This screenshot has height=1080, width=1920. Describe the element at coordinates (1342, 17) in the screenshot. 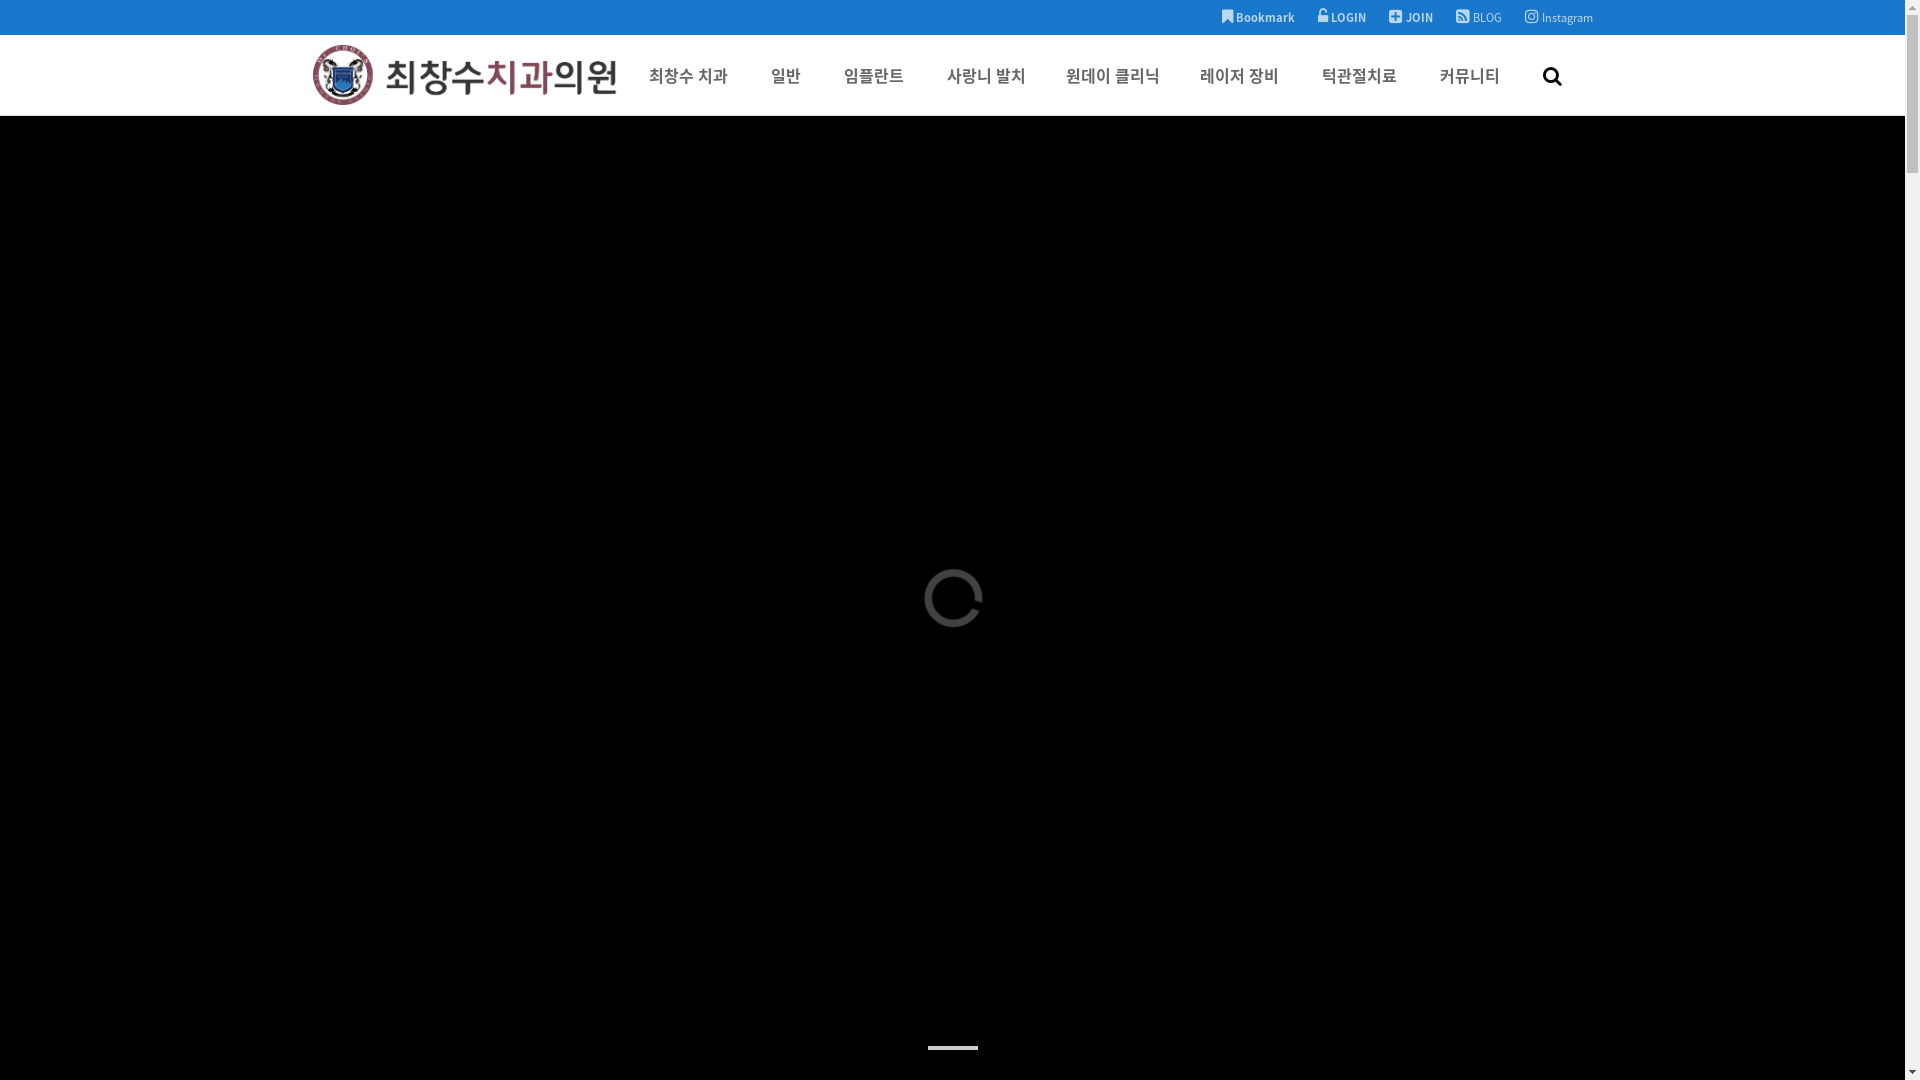

I see `'LOGIN'` at that location.